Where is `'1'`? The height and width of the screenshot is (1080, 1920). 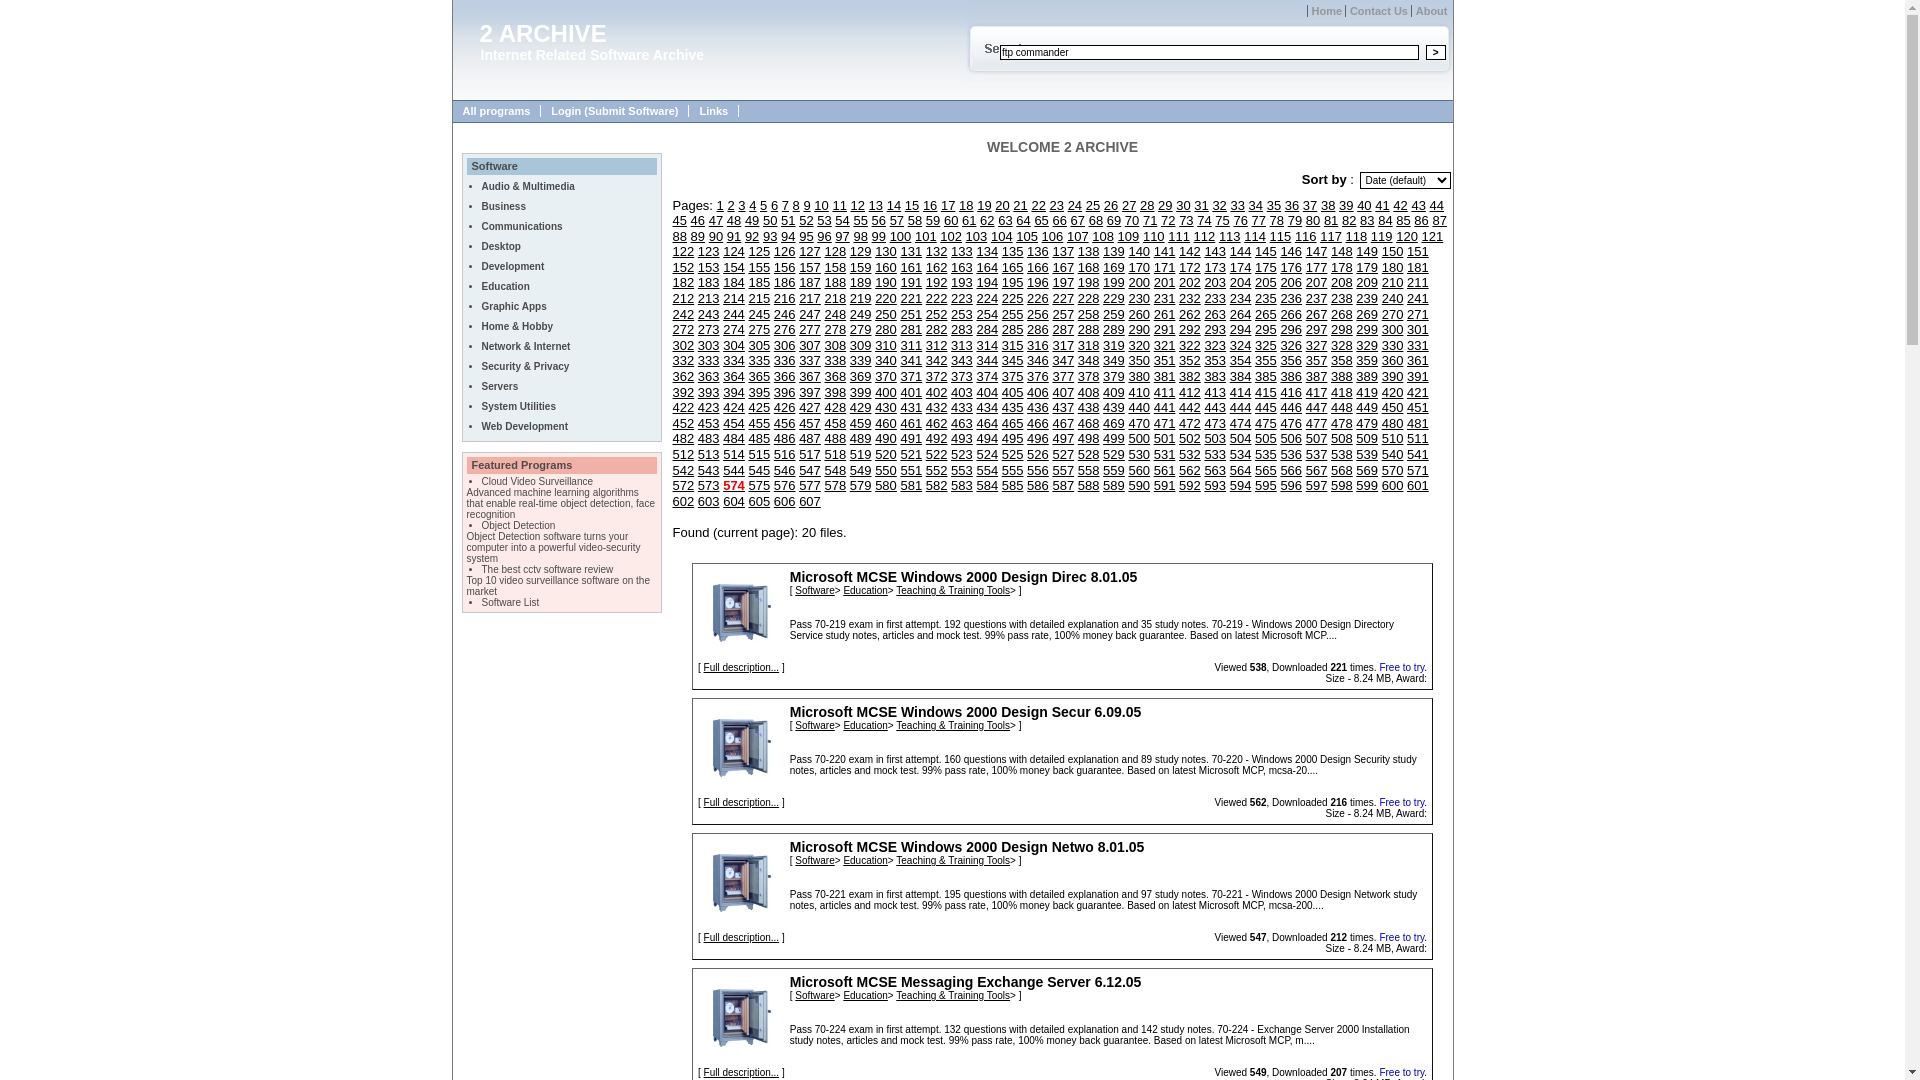
'1' is located at coordinates (720, 205).